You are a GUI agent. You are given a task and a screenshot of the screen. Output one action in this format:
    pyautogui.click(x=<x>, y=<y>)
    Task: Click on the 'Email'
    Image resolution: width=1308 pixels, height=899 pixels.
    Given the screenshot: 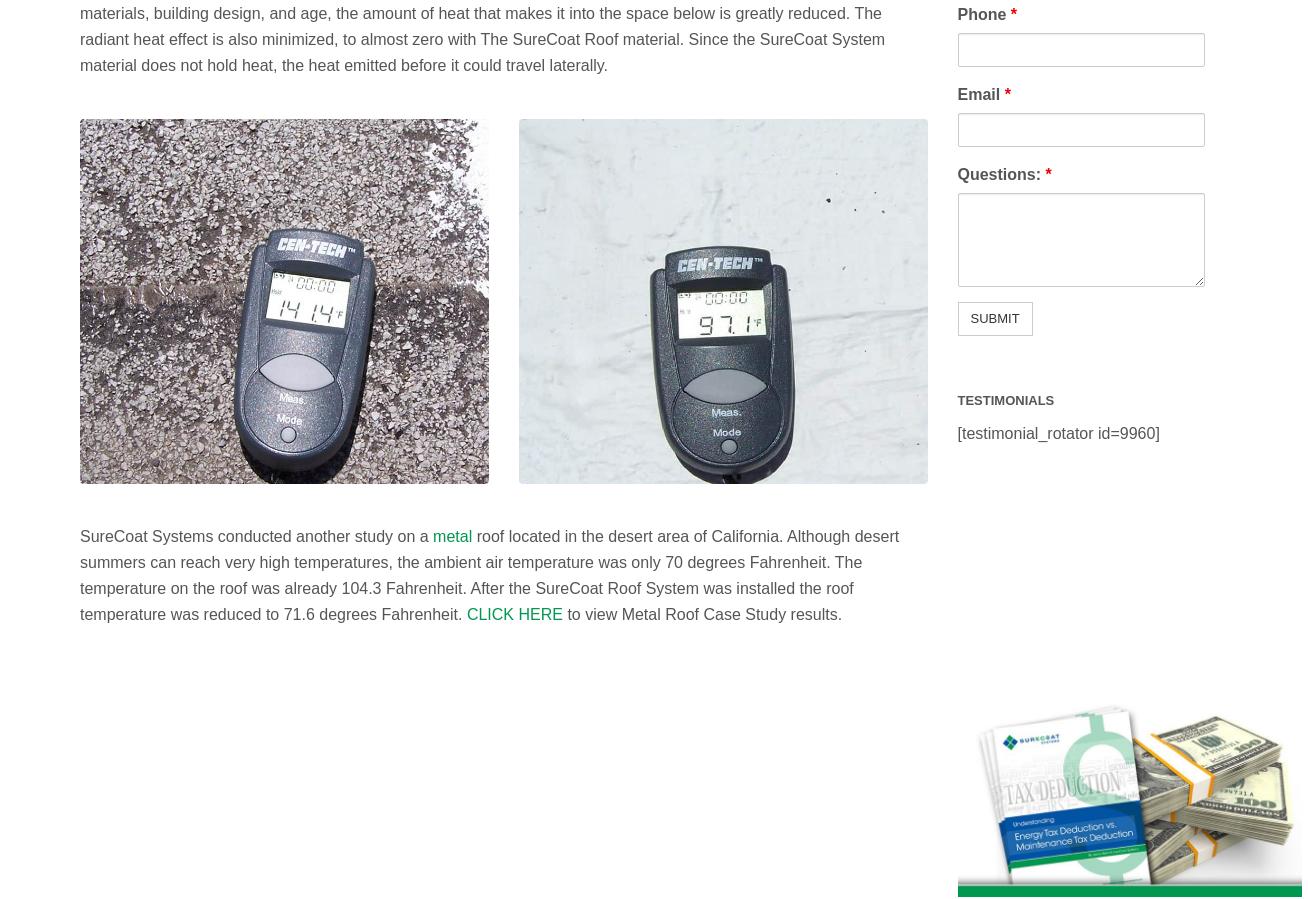 What is the action you would take?
    pyautogui.click(x=979, y=92)
    